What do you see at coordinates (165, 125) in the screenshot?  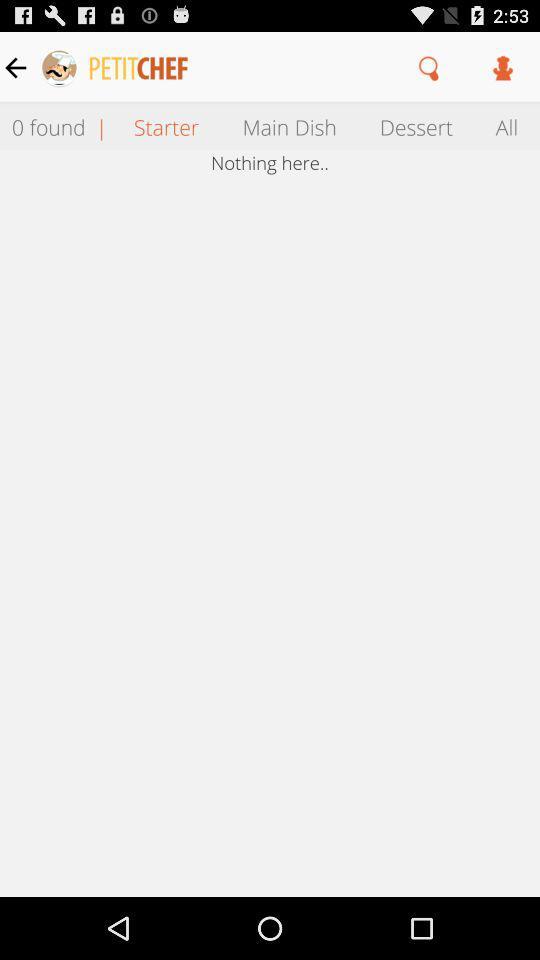 I see `the item above the nothing here.. icon` at bounding box center [165, 125].